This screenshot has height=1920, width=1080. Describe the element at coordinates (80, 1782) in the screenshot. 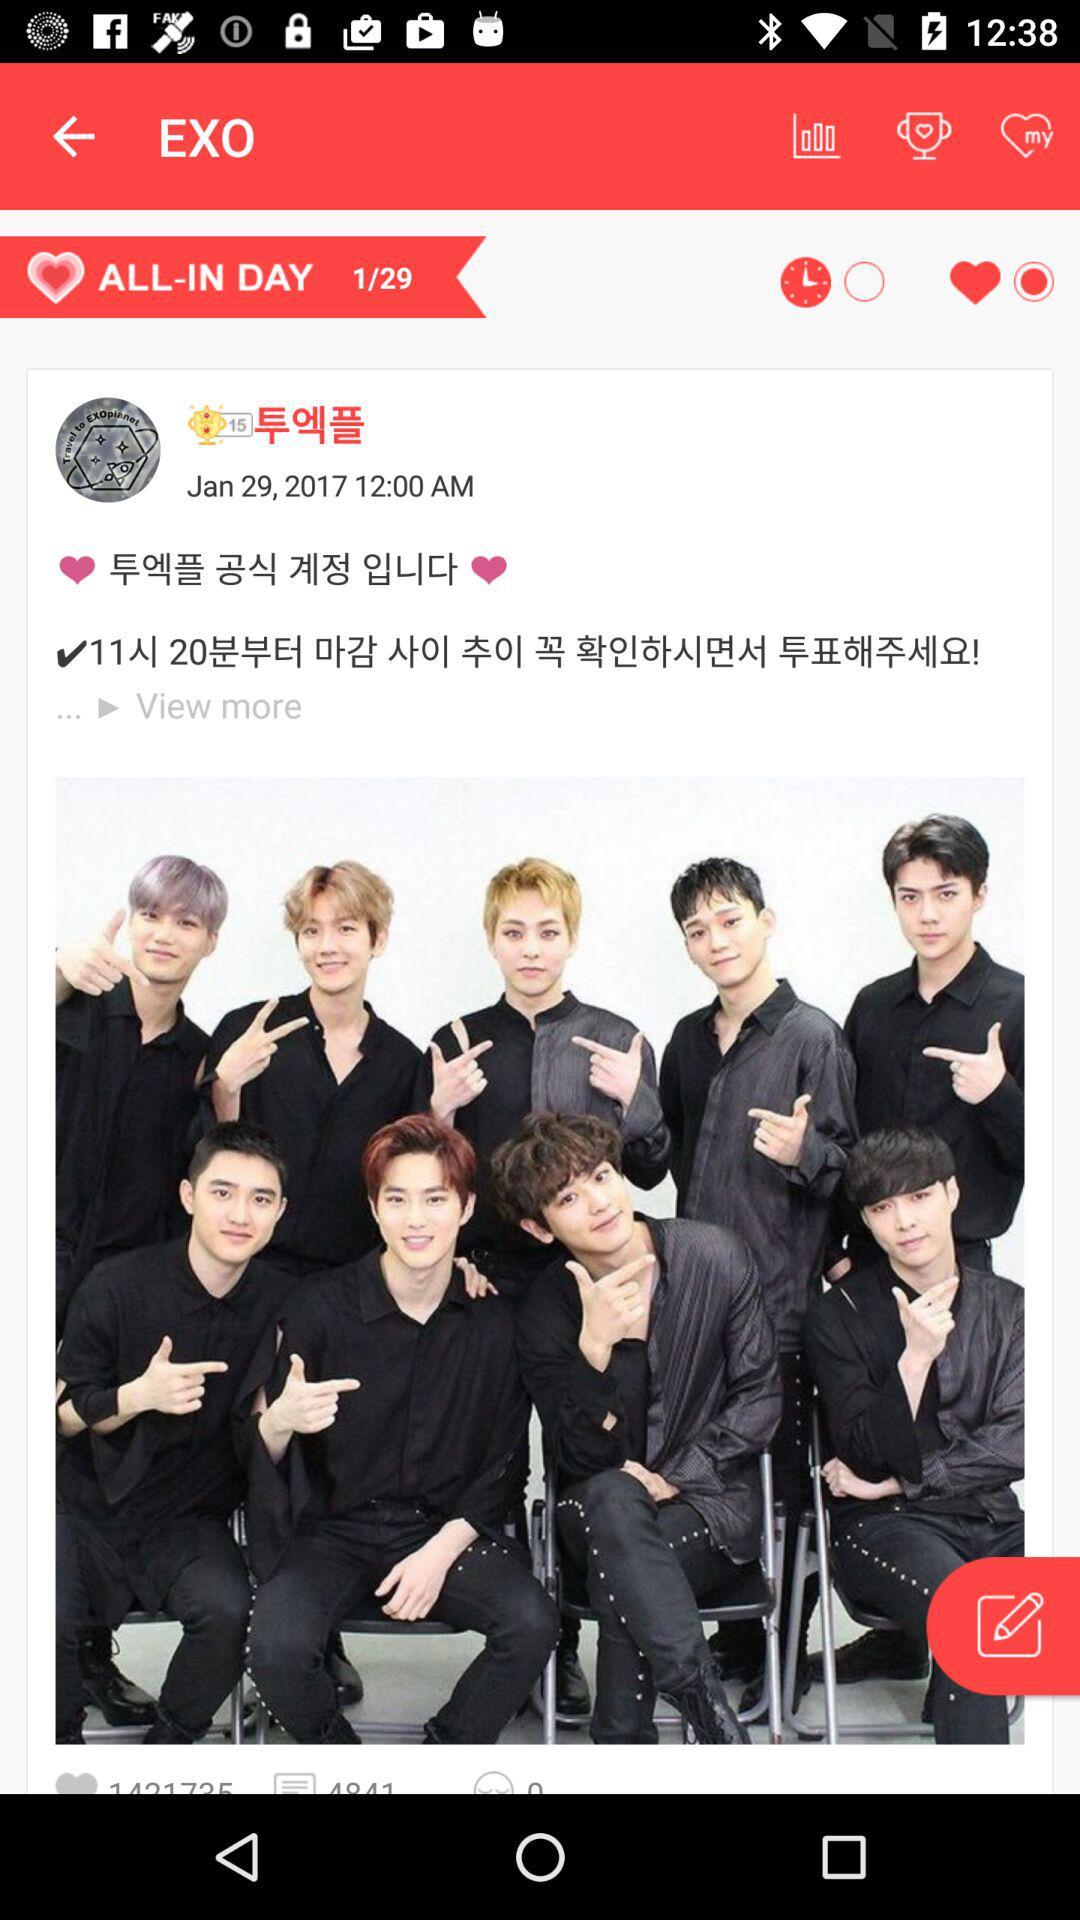

I see `item to the left of 1421735 icon` at that location.